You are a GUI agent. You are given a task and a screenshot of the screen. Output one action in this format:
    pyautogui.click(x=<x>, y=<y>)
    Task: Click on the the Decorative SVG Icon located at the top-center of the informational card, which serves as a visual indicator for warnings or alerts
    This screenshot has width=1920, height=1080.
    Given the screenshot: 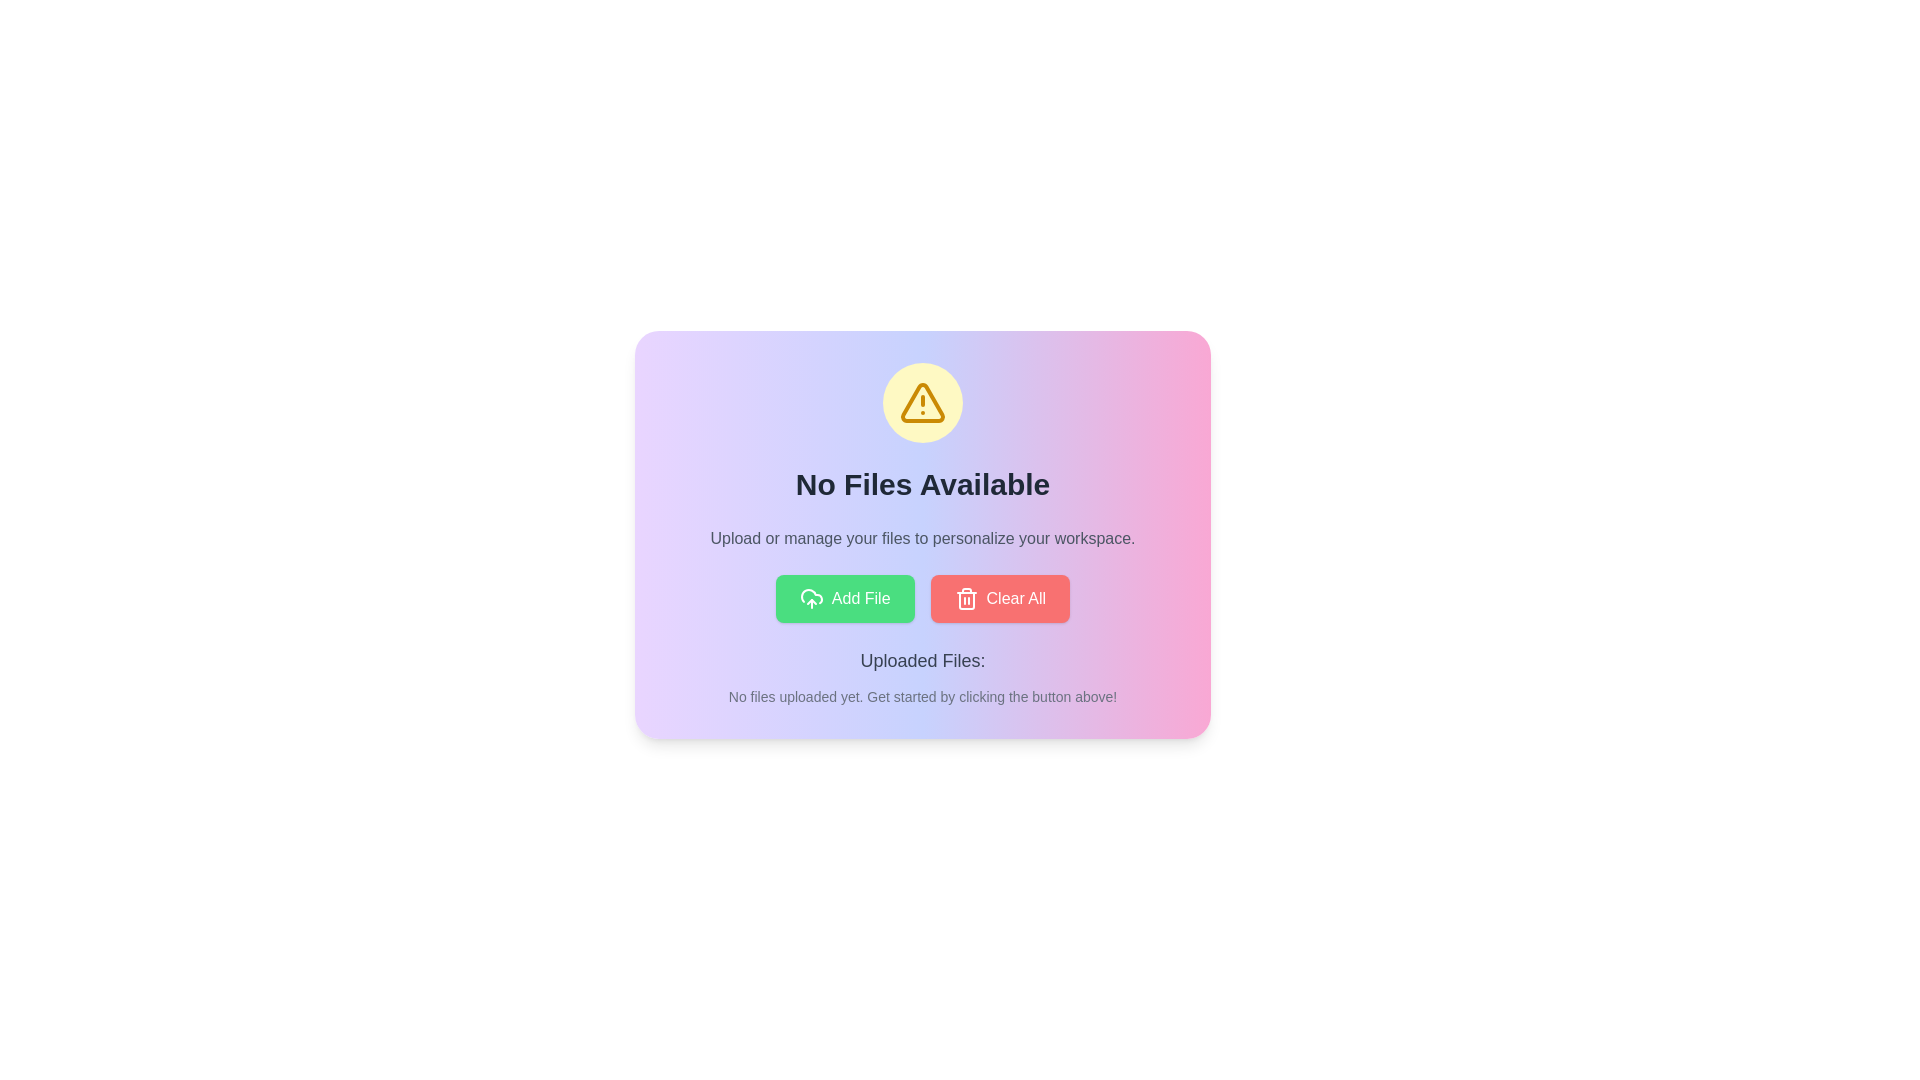 What is the action you would take?
    pyautogui.click(x=921, y=402)
    